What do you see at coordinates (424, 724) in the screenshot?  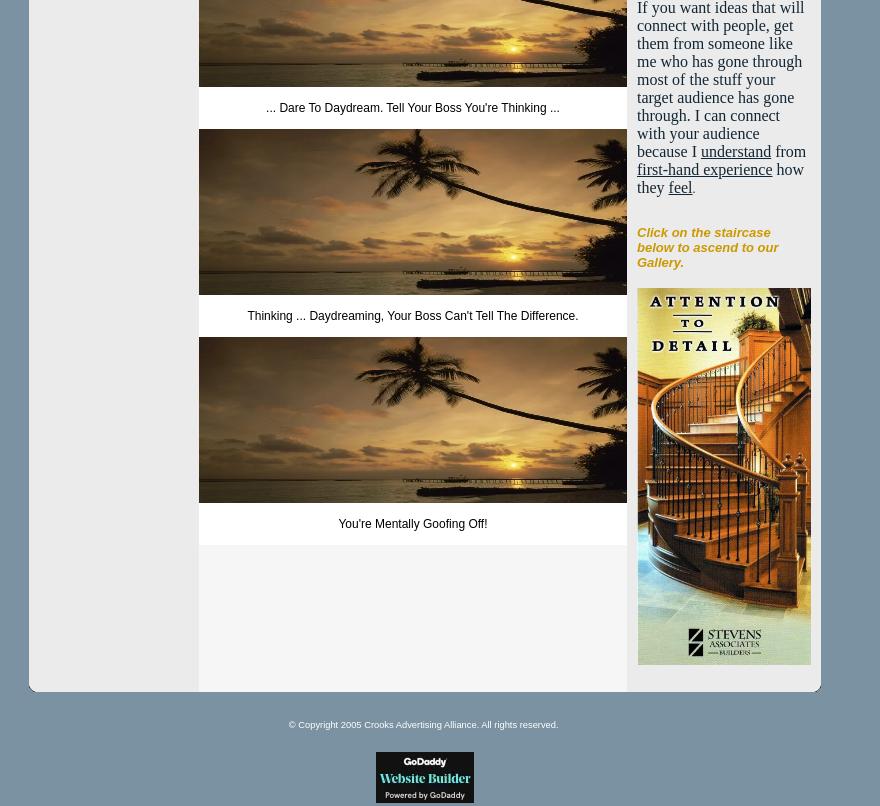 I see `'© Copyright 2005 Crooks Advertising Alliance. All rights reserved.'` at bounding box center [424, 724].